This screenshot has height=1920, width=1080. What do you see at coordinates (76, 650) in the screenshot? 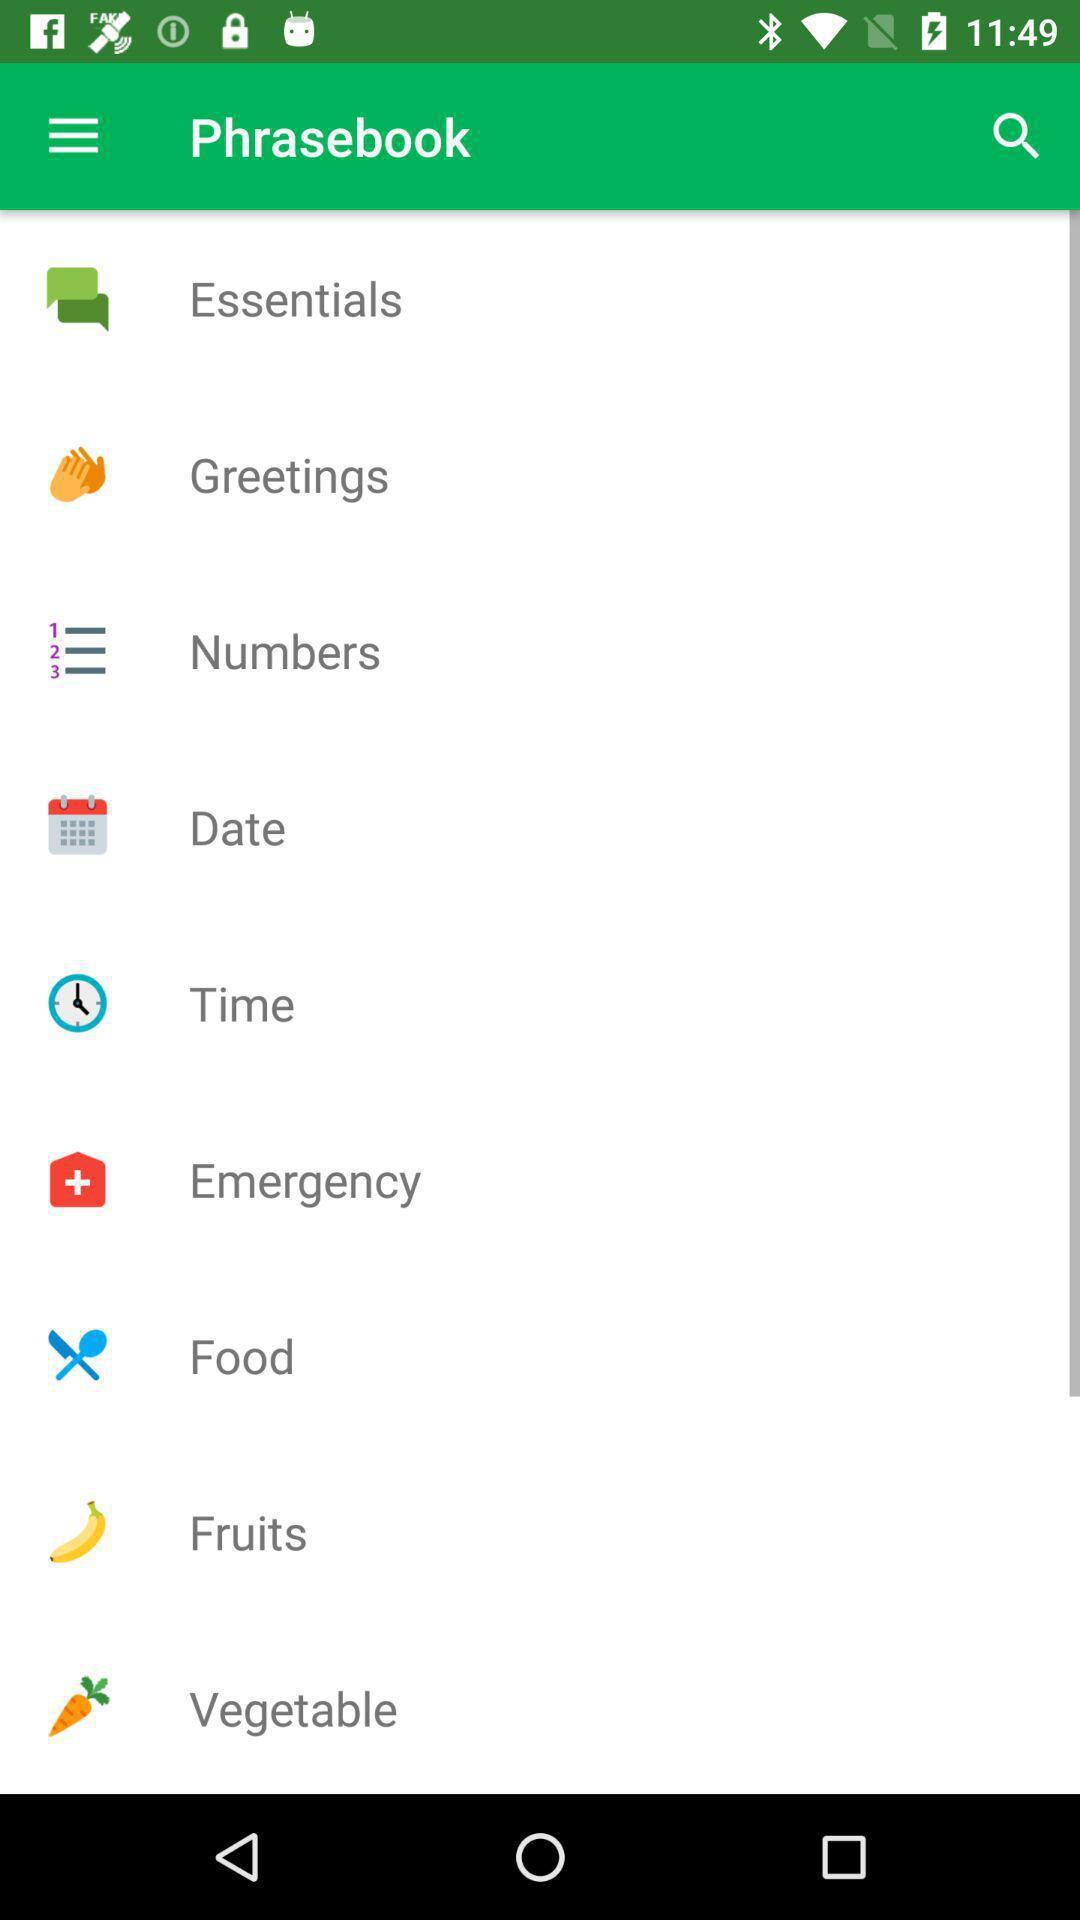
I see `show numbers` at bounding box center [76, 650].